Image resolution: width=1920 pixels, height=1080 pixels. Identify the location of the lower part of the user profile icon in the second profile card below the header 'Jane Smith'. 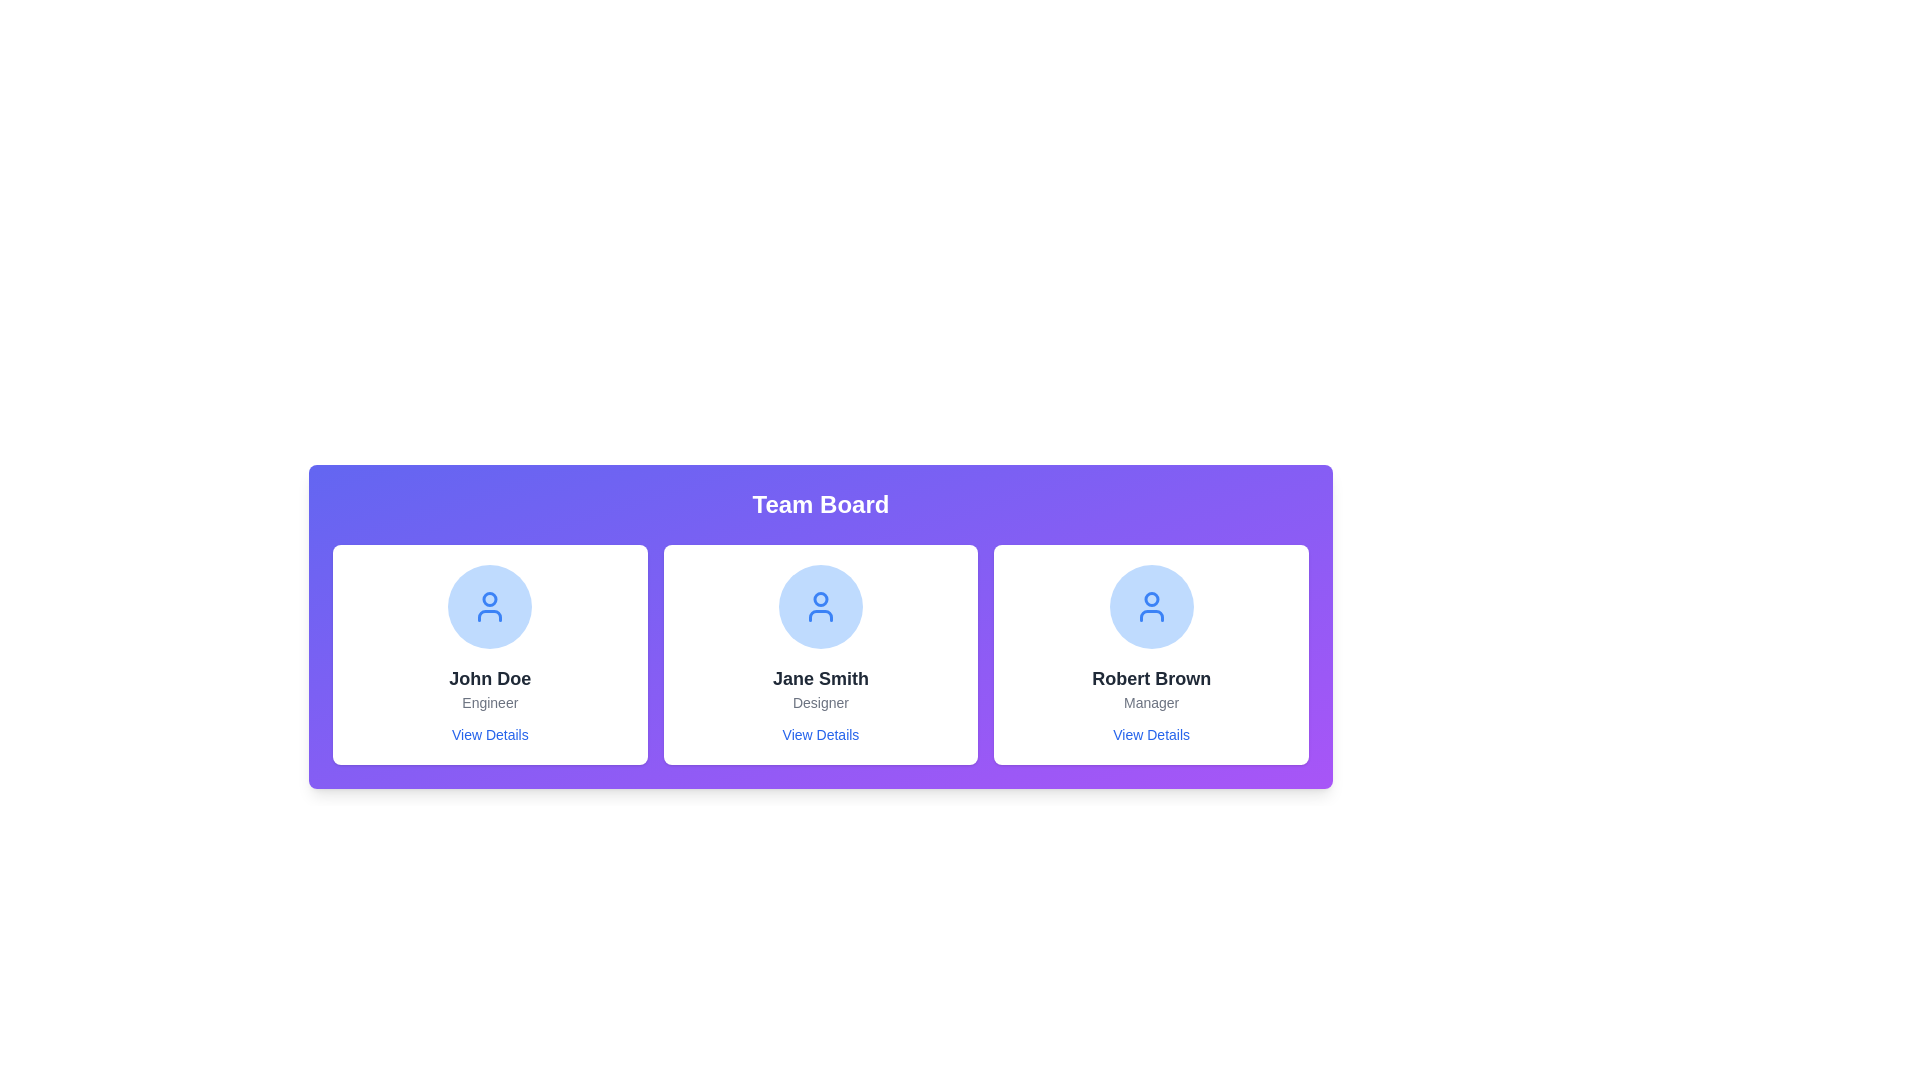
(820, 615).